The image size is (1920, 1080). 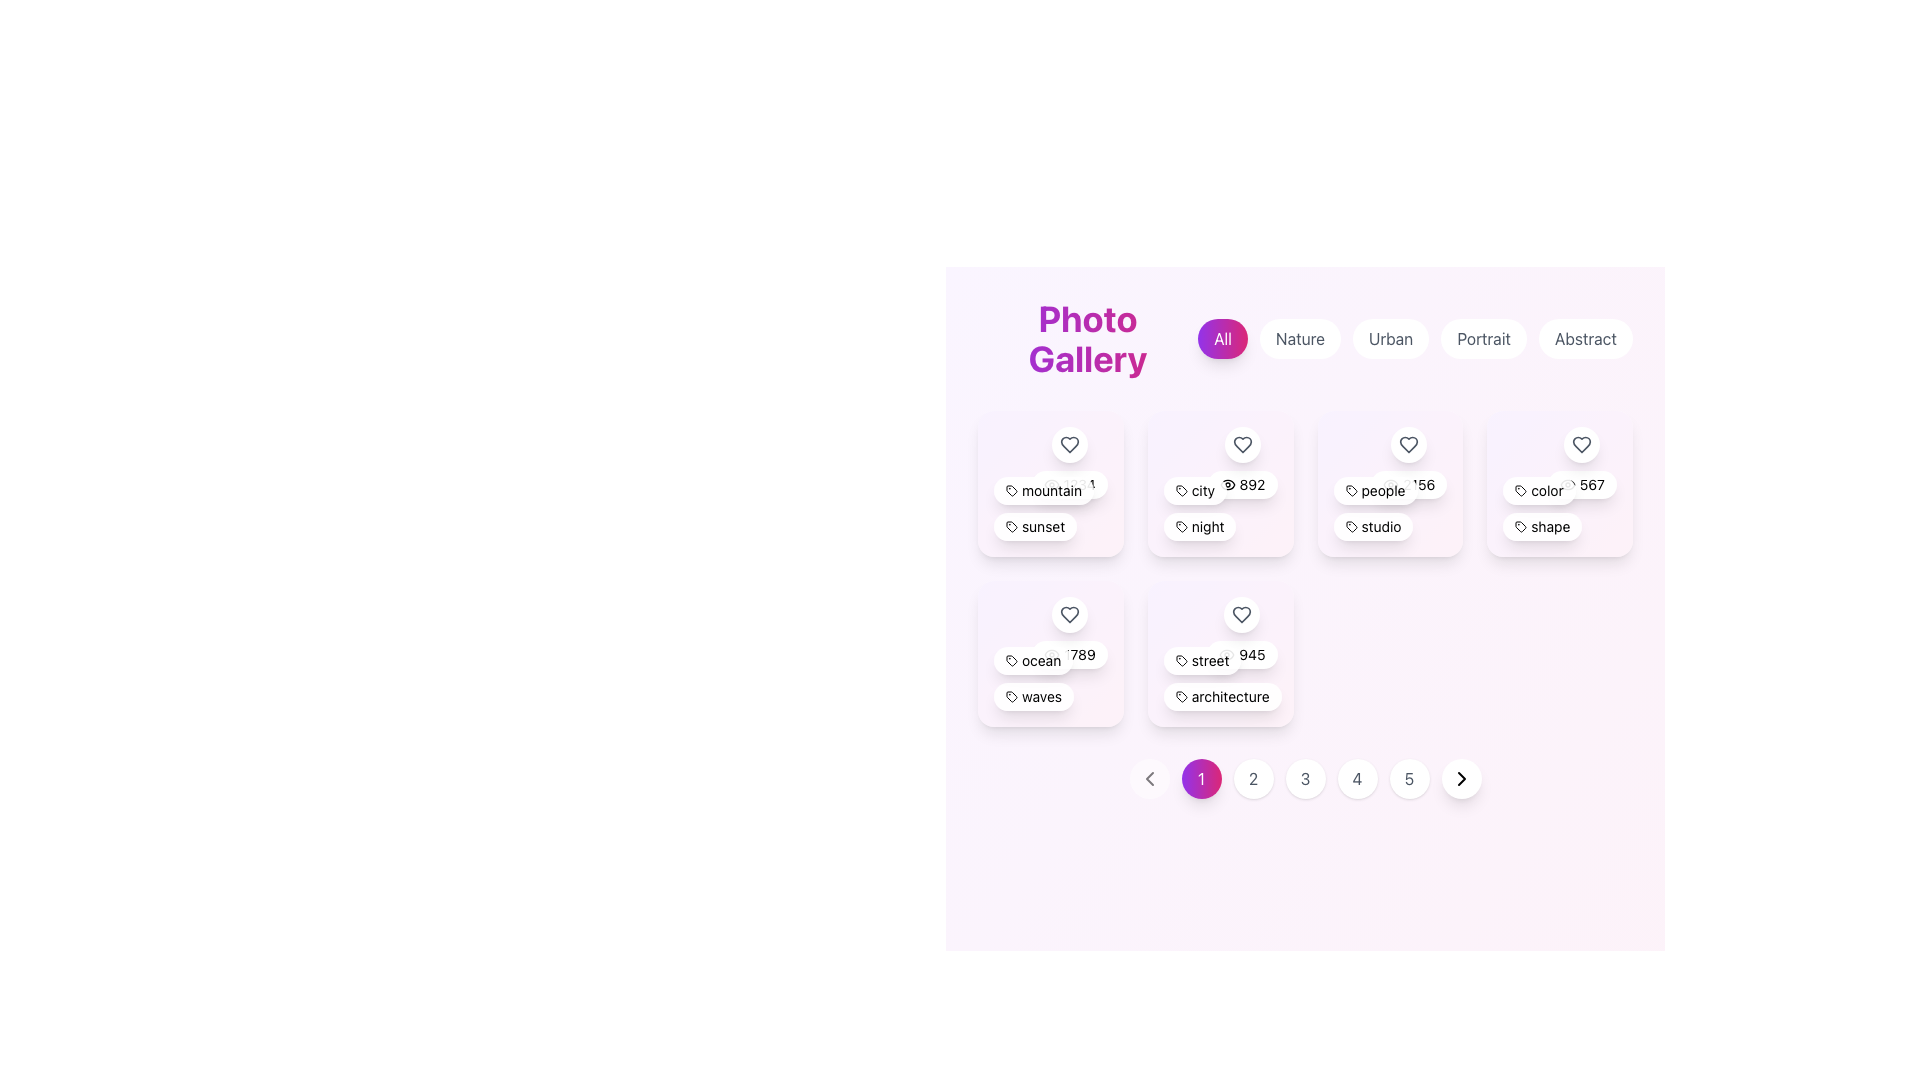 I want to click on the tag icon located in the fourth card of the first row in the card grid layout, which visually represents a tag or label associated with the card's content, so click(x=1520, y=490).